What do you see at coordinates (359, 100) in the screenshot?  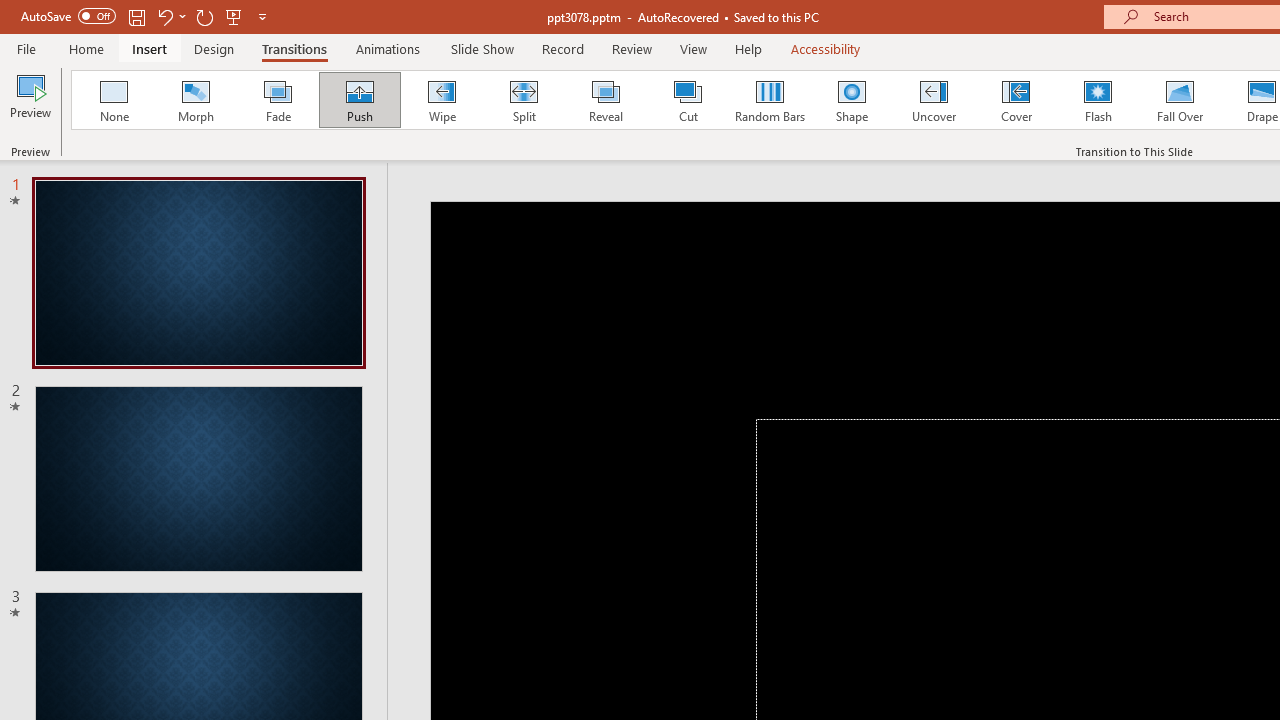 I see `'Push'` at bounding box center [359, 100].